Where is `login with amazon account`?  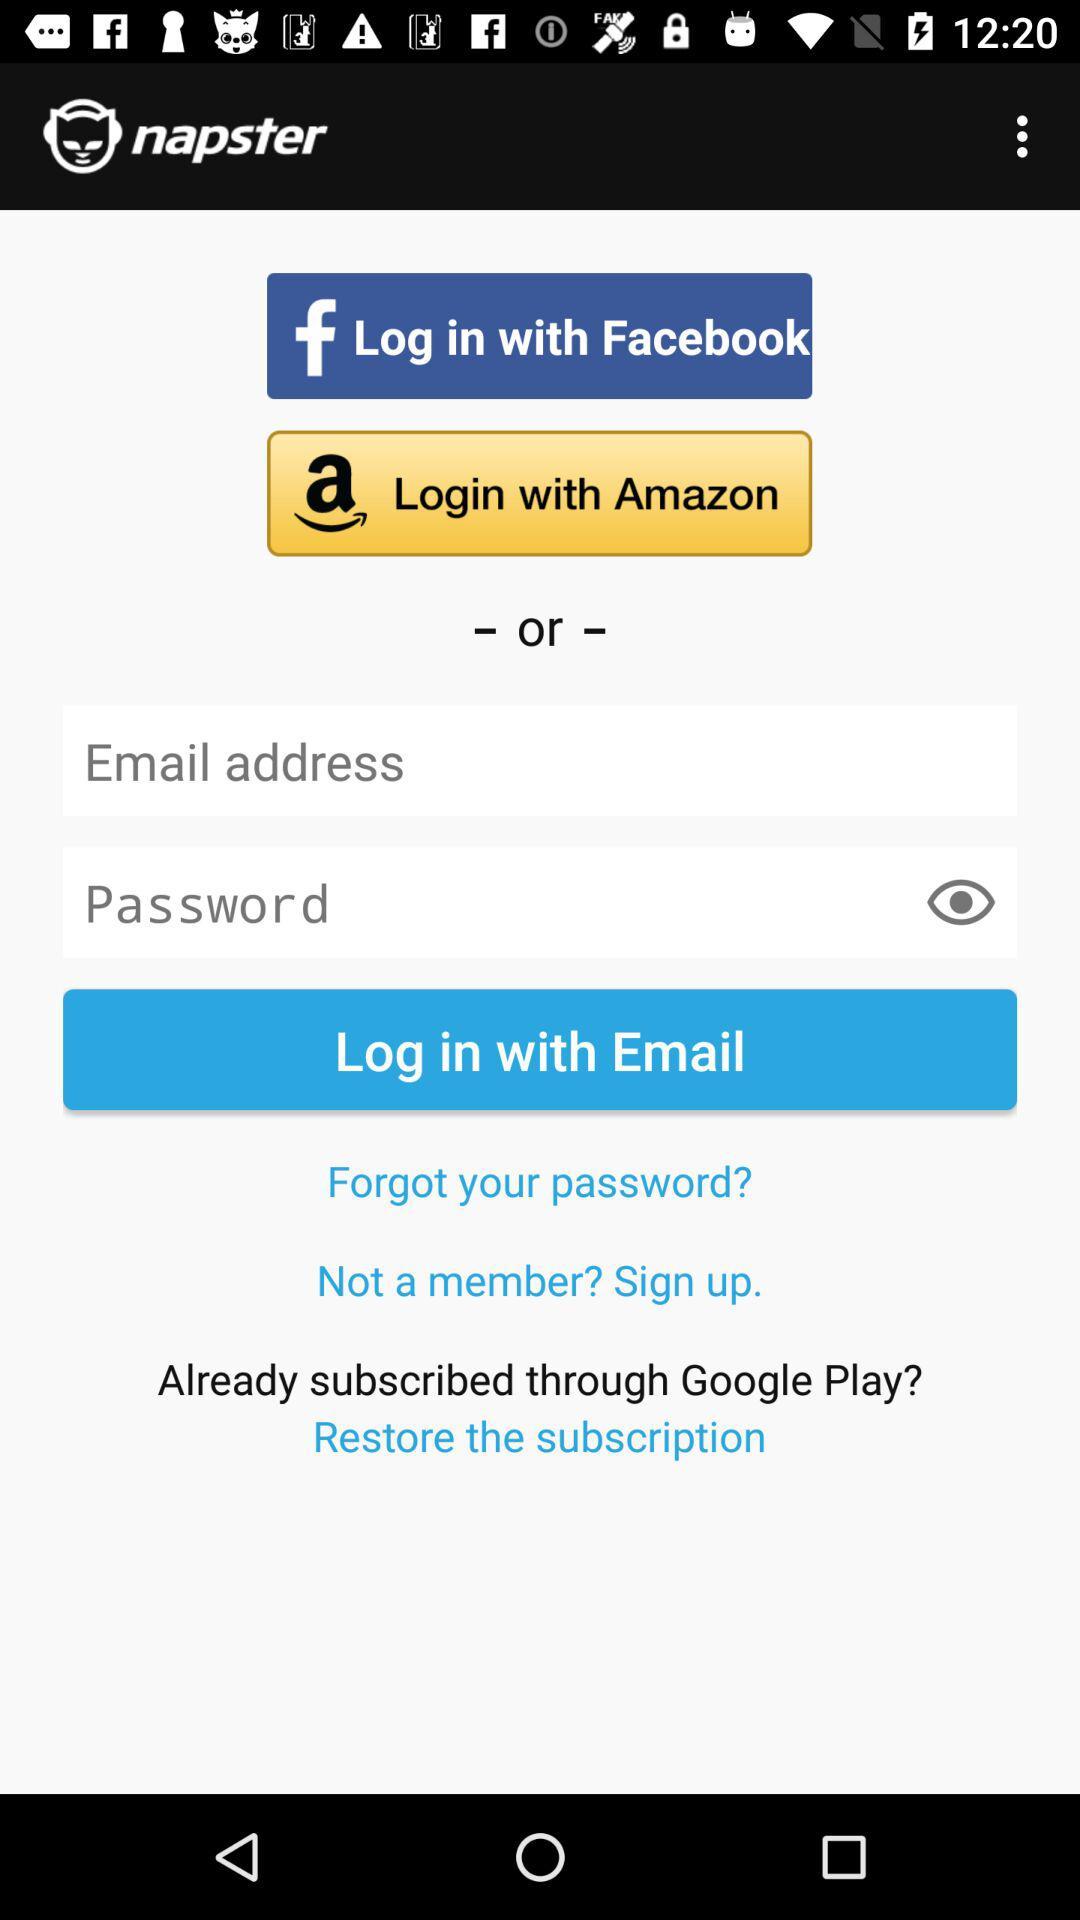 login with amazon account is located at coordinates (538, 493).